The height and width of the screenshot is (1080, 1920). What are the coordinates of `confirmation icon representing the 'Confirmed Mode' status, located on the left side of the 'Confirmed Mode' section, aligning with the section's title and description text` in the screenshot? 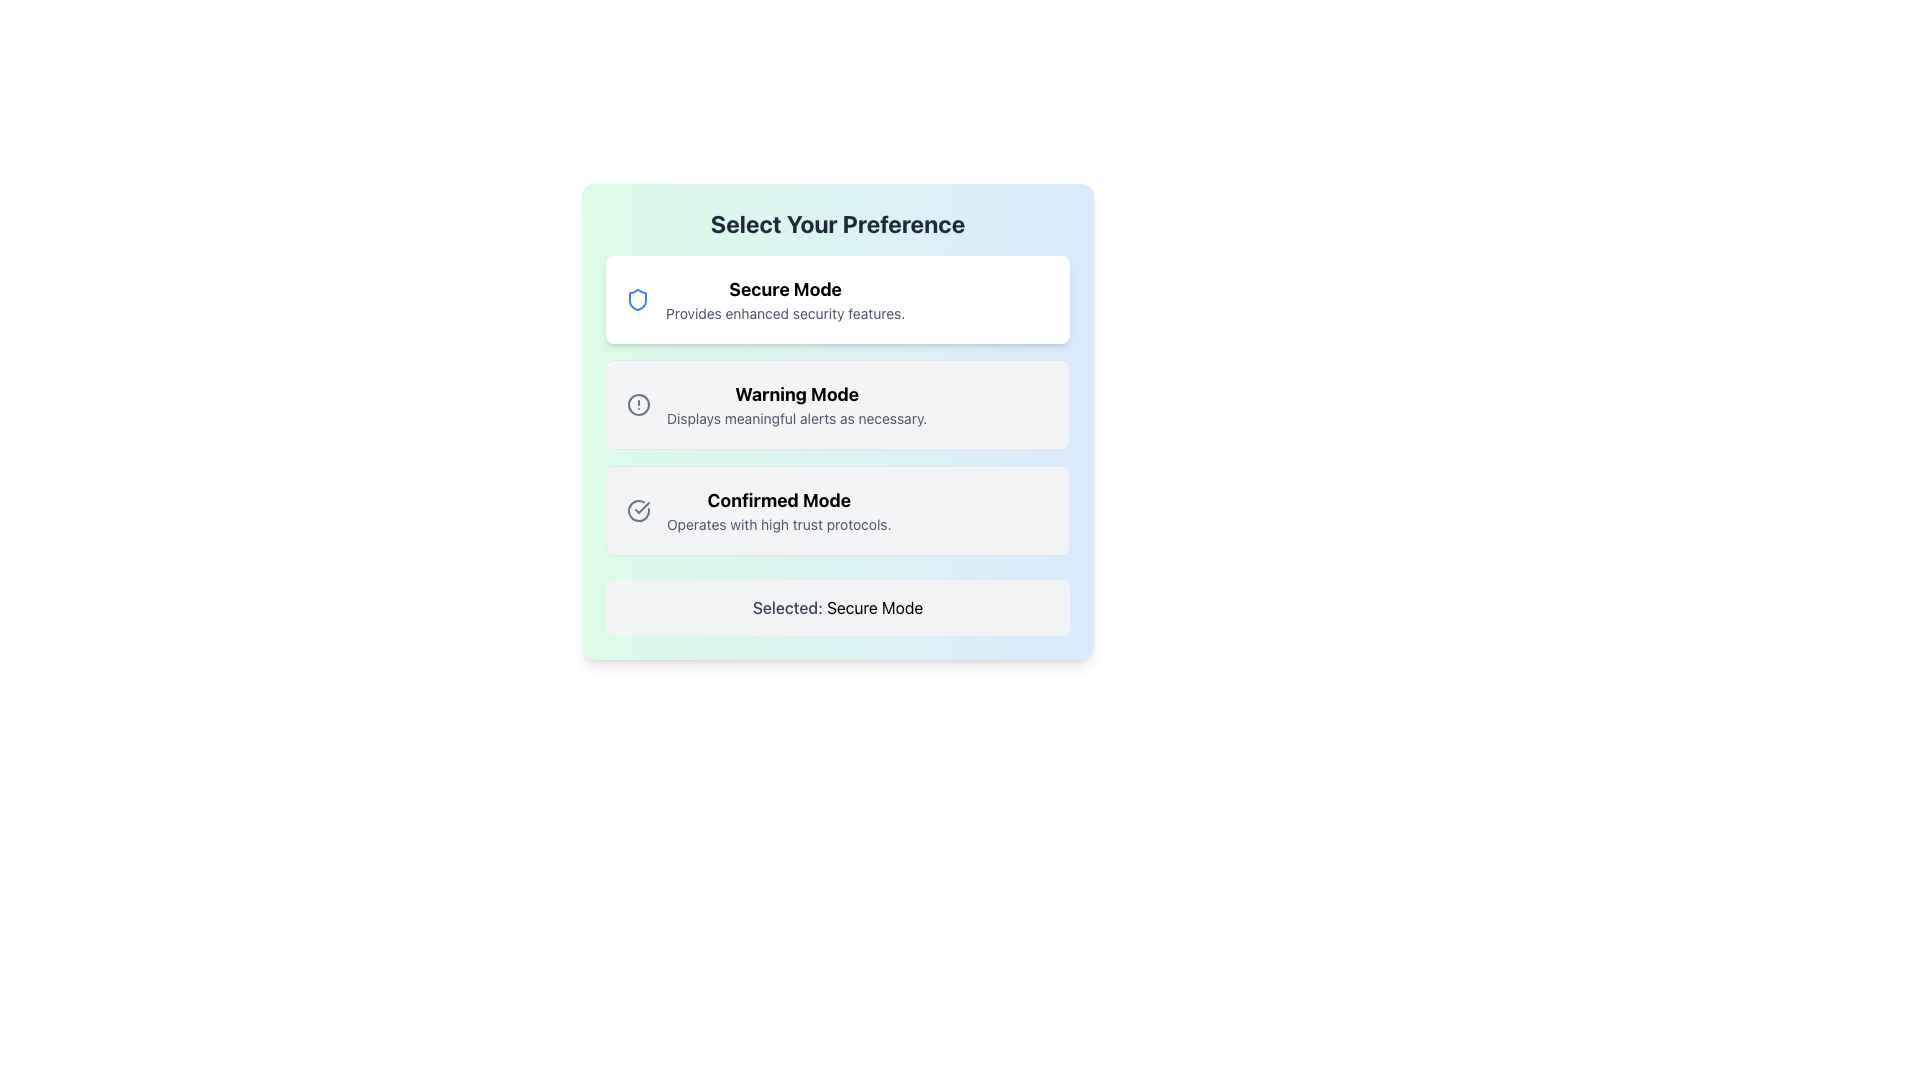 It's located at (637, 509).